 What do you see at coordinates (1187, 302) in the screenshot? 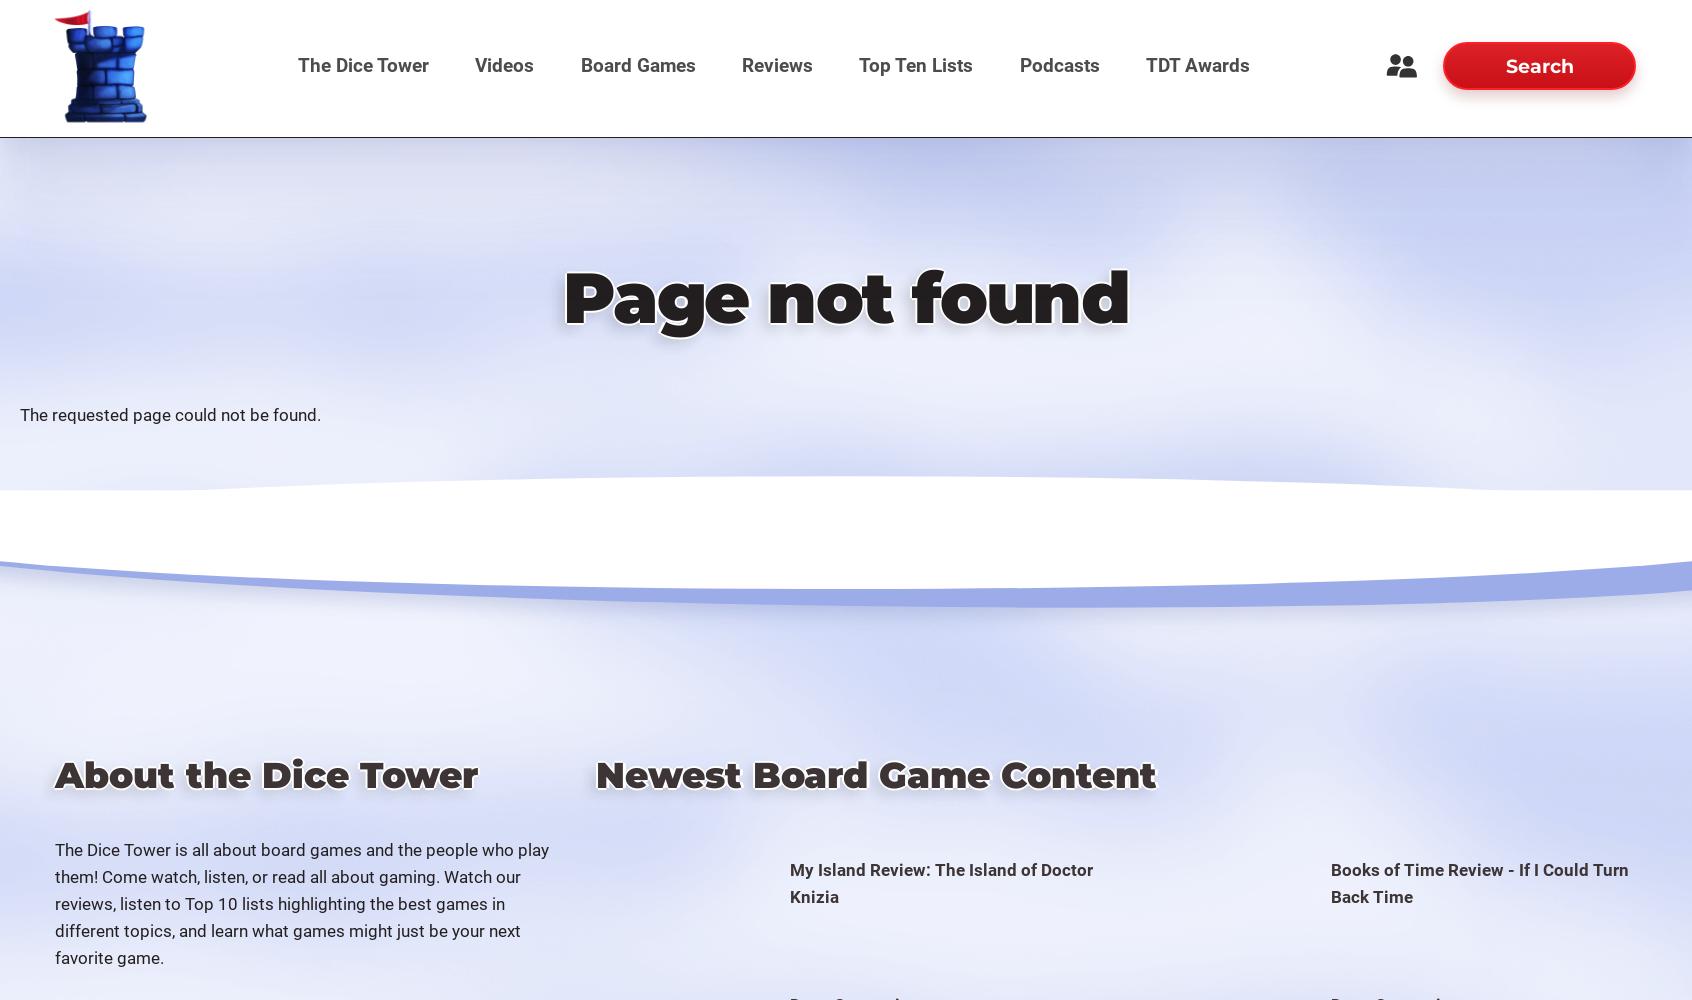
I see `'The Dice Tower Awards 2017'` at bounding box center [1187, 302].